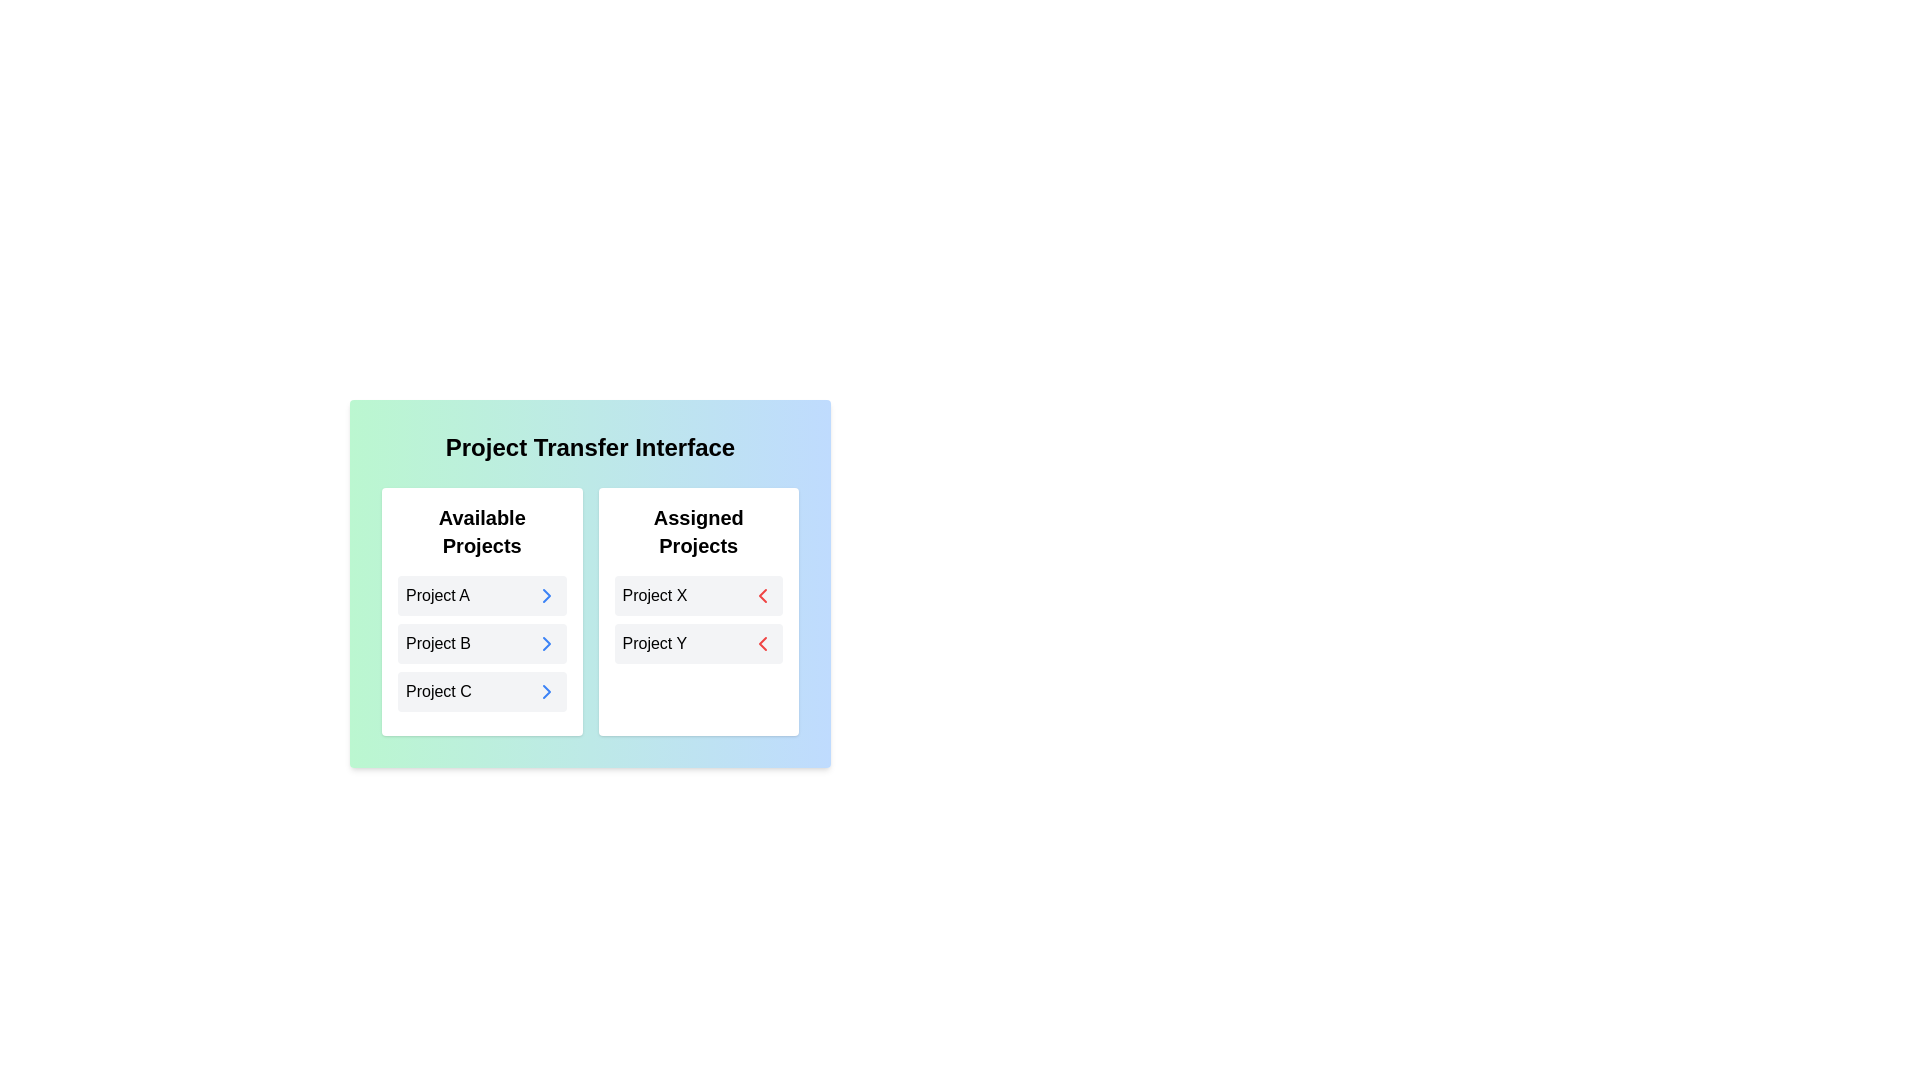 The height and width of the screenshot is (1080, 1920). What do you see at coordinates (482, 644) in the screenshot?
I see `the second item in the list of available projects, labeled 'Project B'` at bounding box center [482, 644].